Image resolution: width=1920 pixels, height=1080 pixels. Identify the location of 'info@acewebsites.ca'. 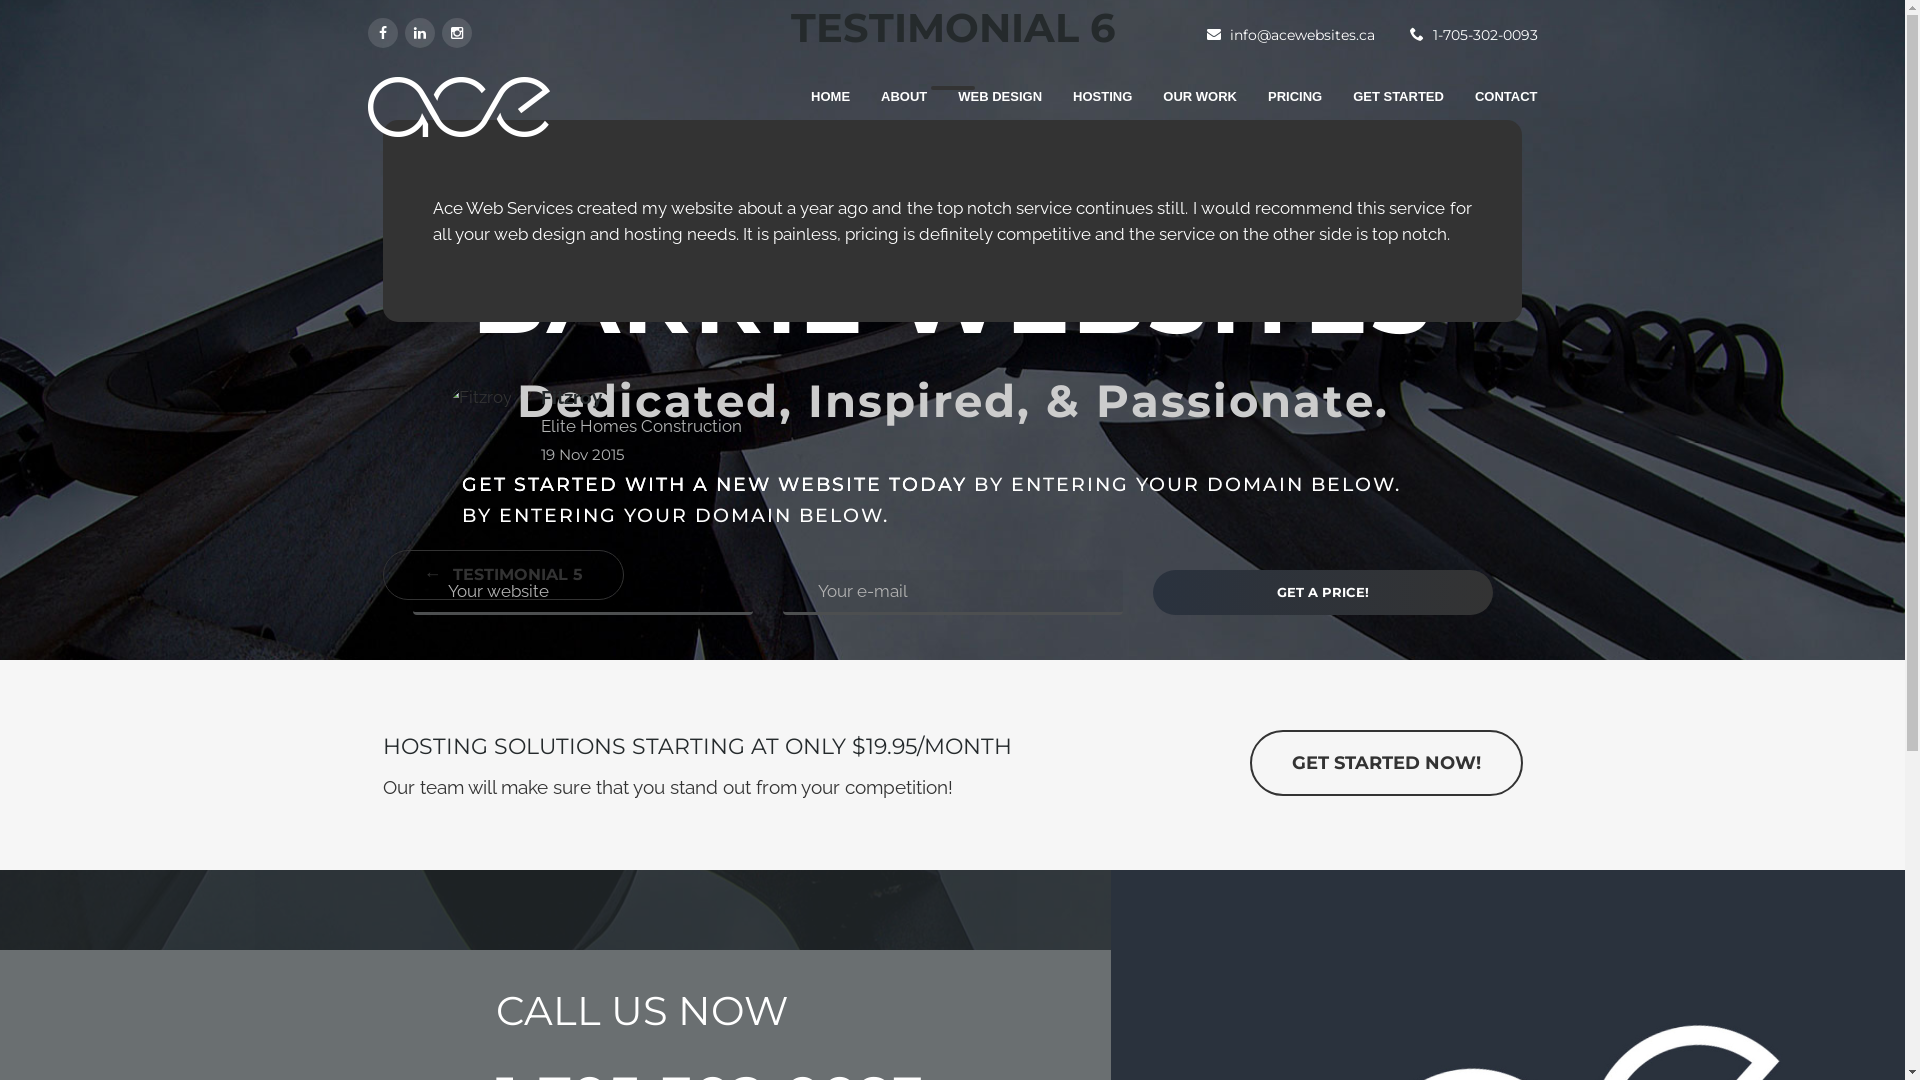
(1302, 34).